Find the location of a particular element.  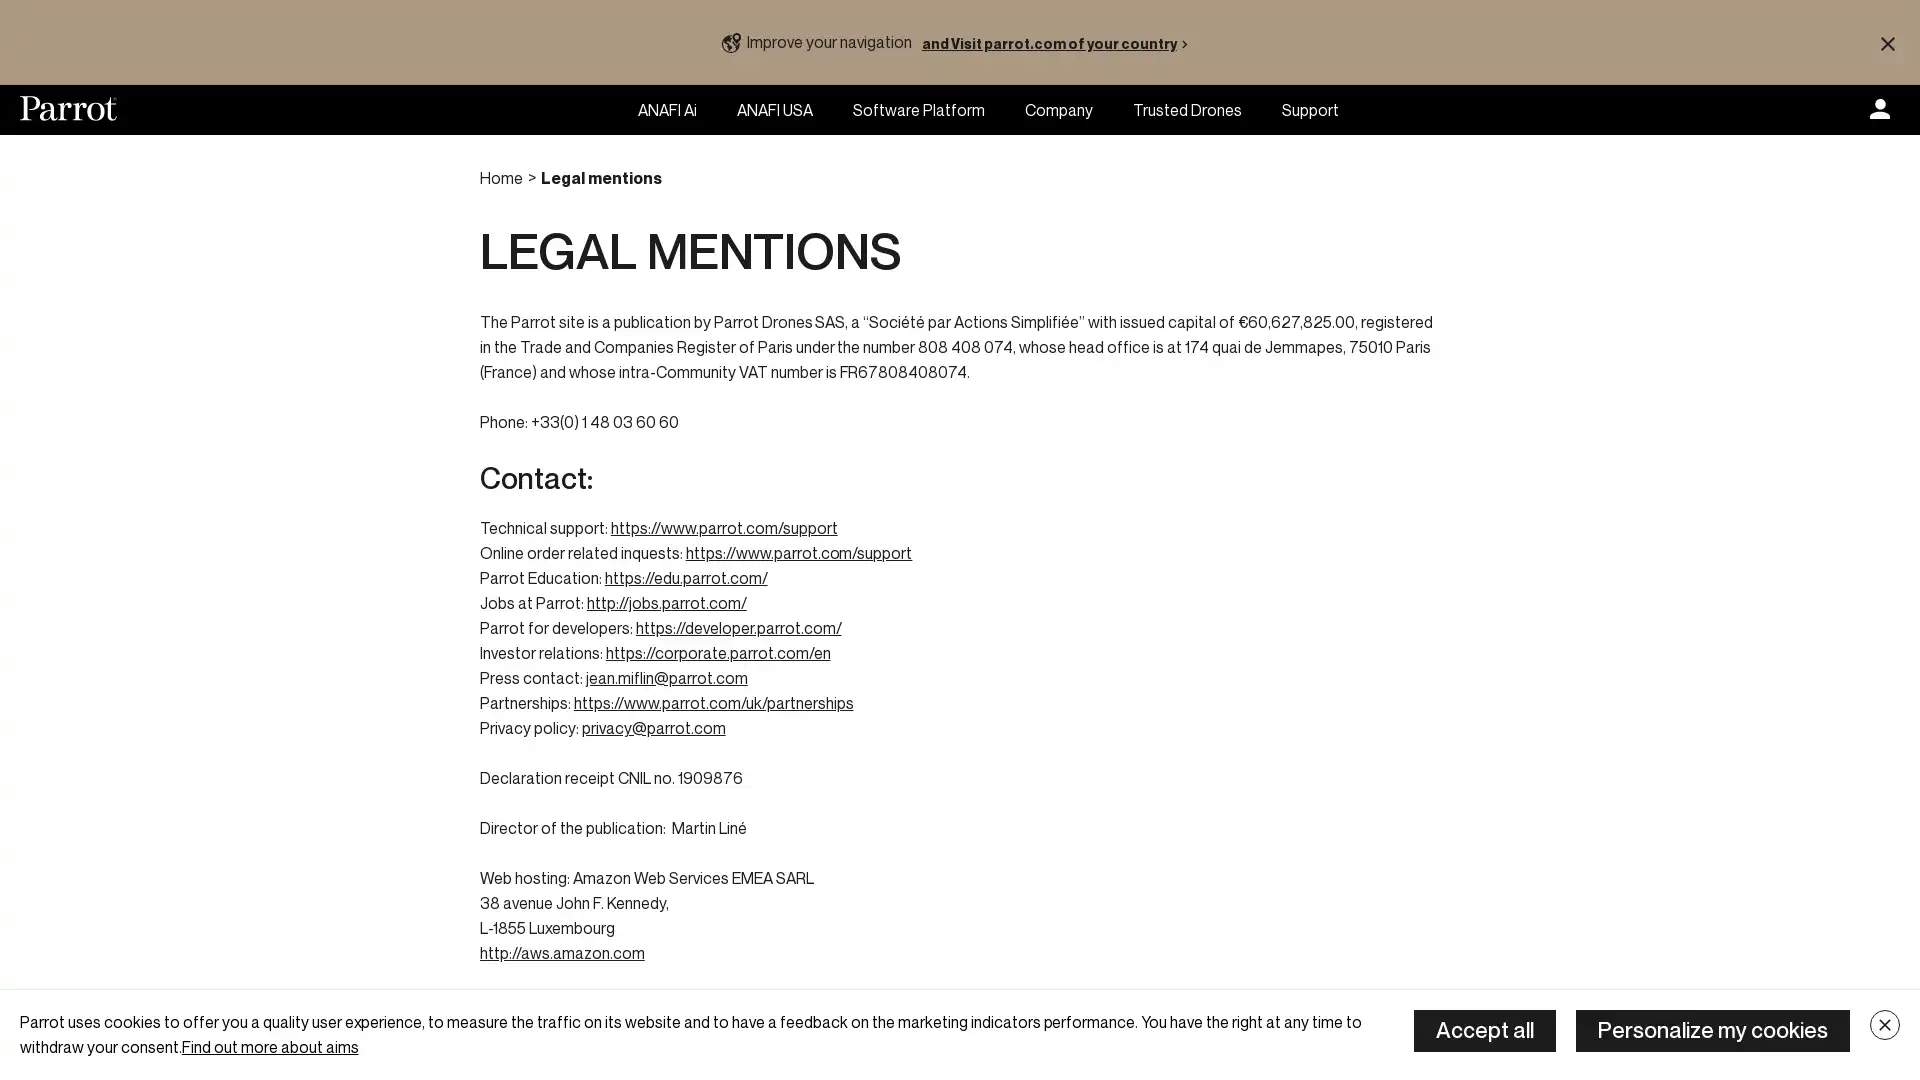

close is located at coordinates (1884, 1025).